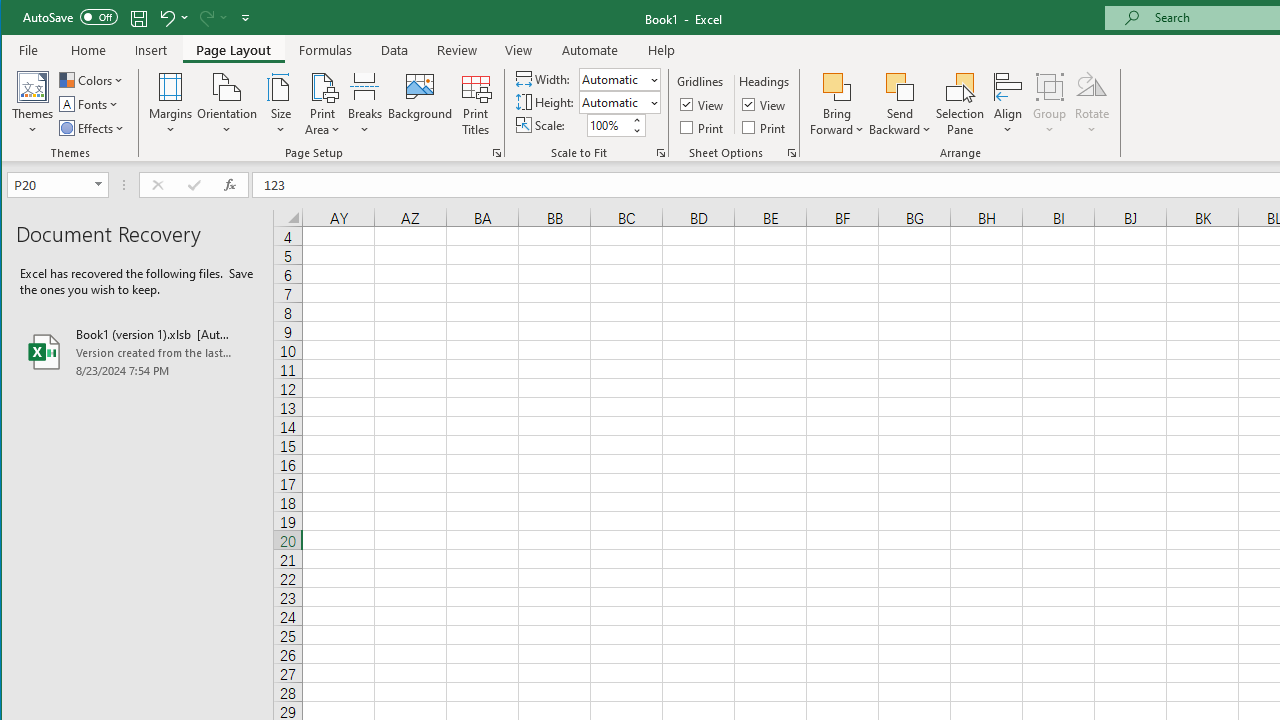 The width and height of the screenshot is (1280, 720). Describe the element at coordinates (227, 104) in the screenshot. I see `'Orientation'` at that location.